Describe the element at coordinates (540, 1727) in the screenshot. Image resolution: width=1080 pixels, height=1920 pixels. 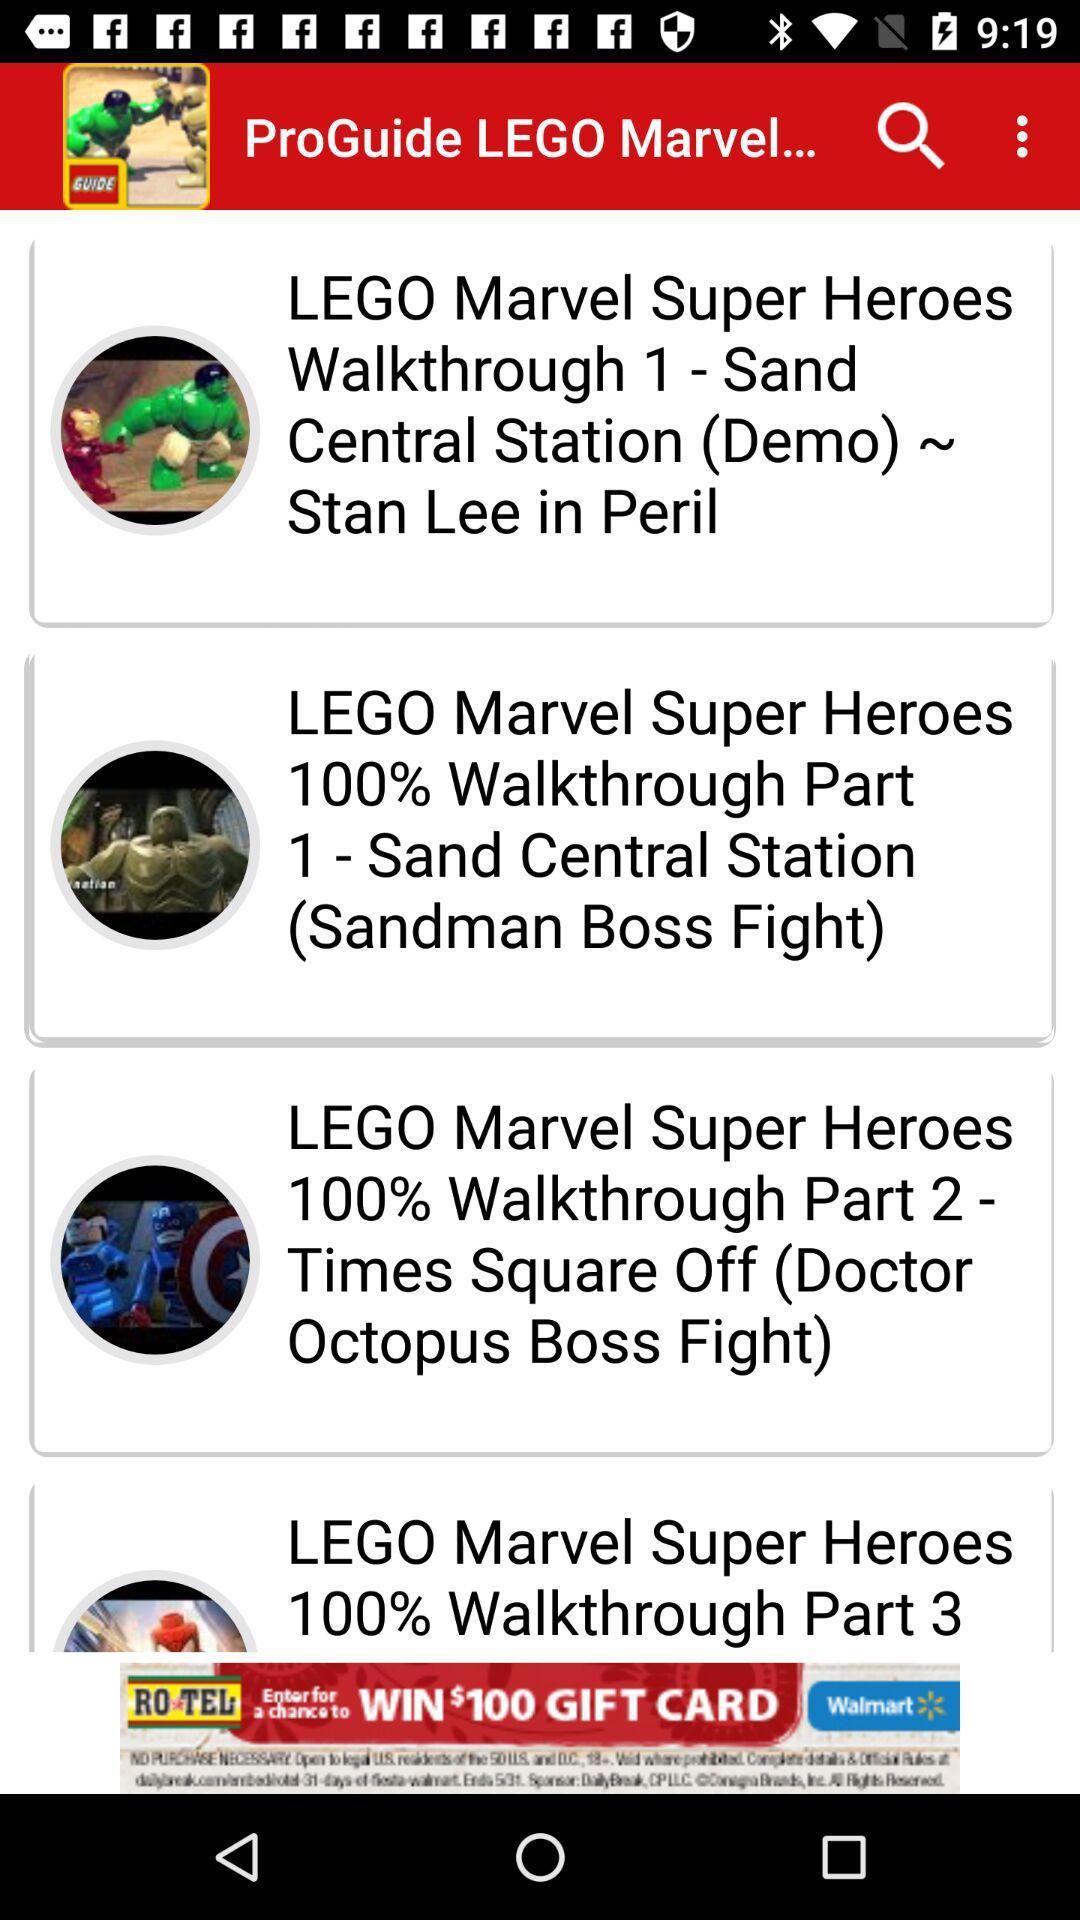
I see `click advertisement` at that location.